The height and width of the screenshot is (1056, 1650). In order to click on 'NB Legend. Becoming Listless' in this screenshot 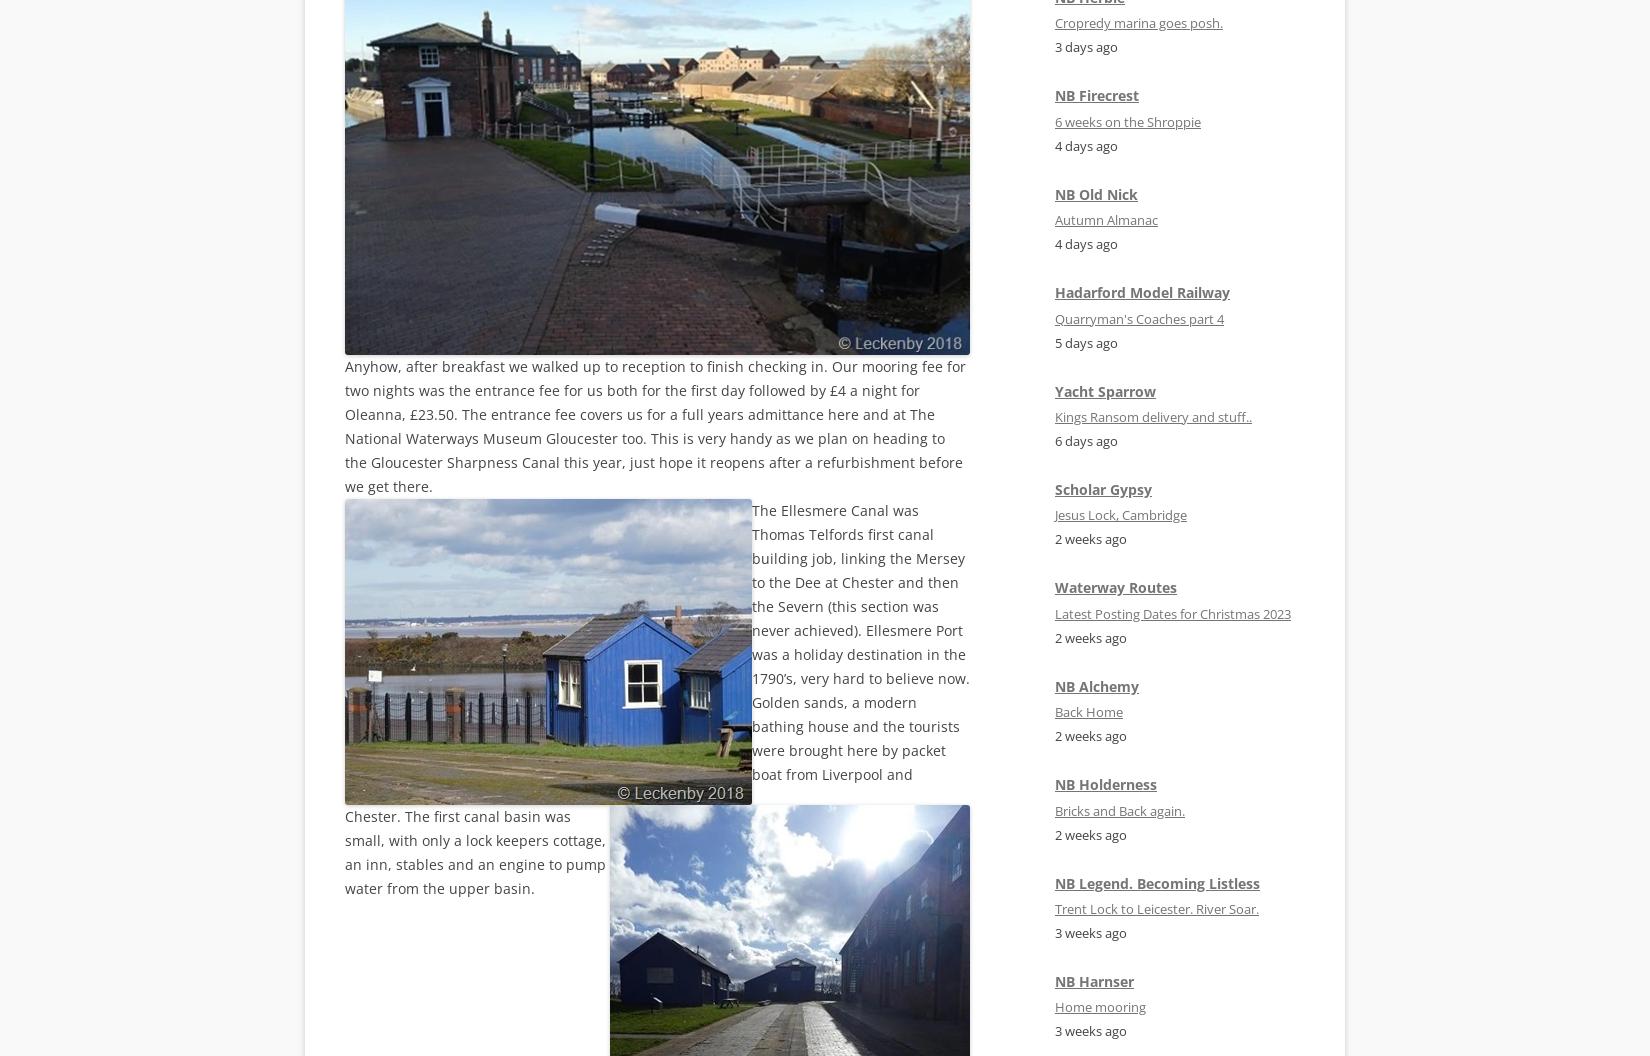, I will do `click(1157, 881)`.